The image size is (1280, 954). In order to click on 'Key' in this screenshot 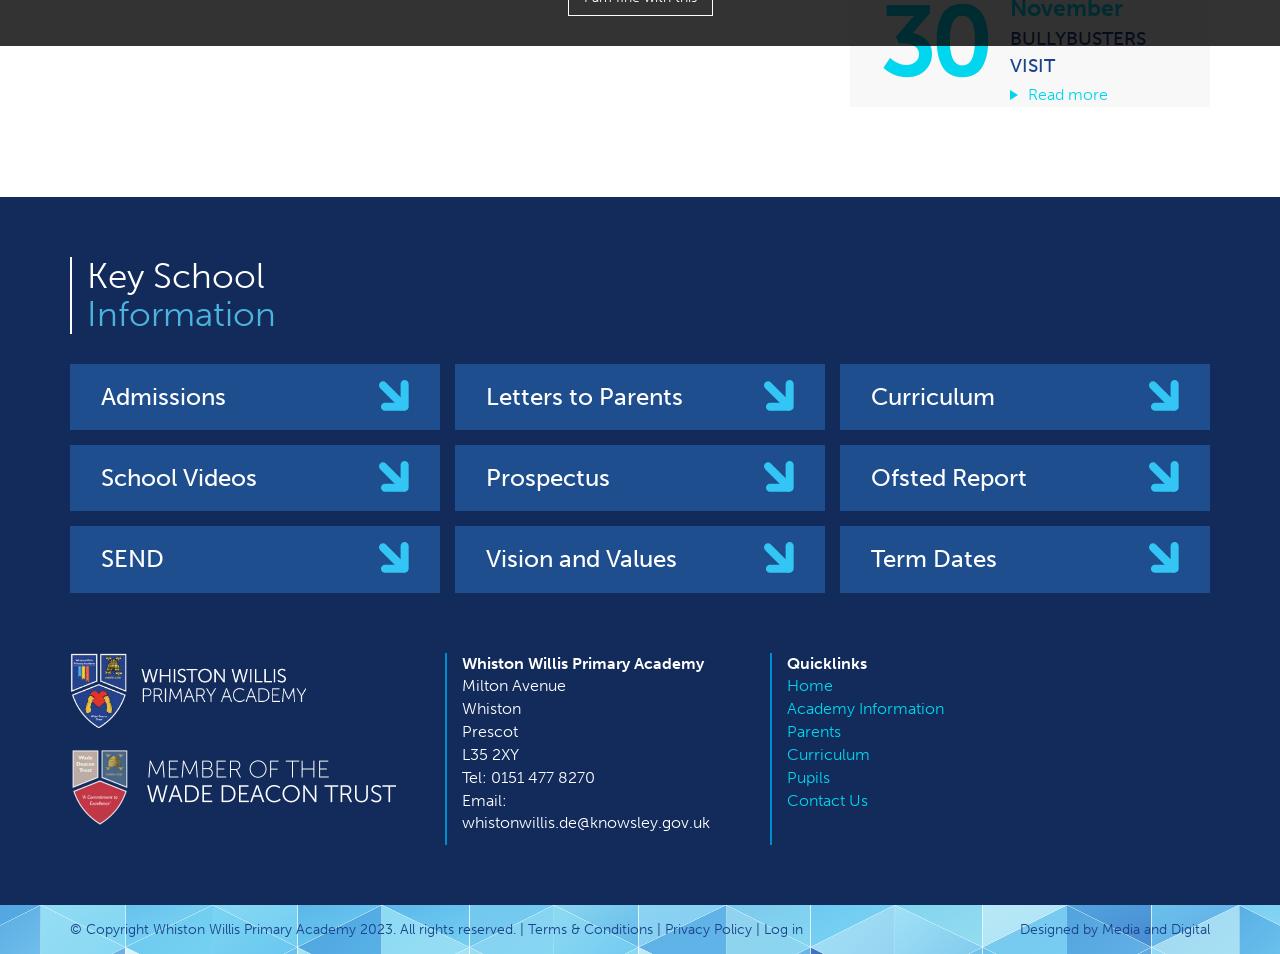, I will do `click(119, 275)`.